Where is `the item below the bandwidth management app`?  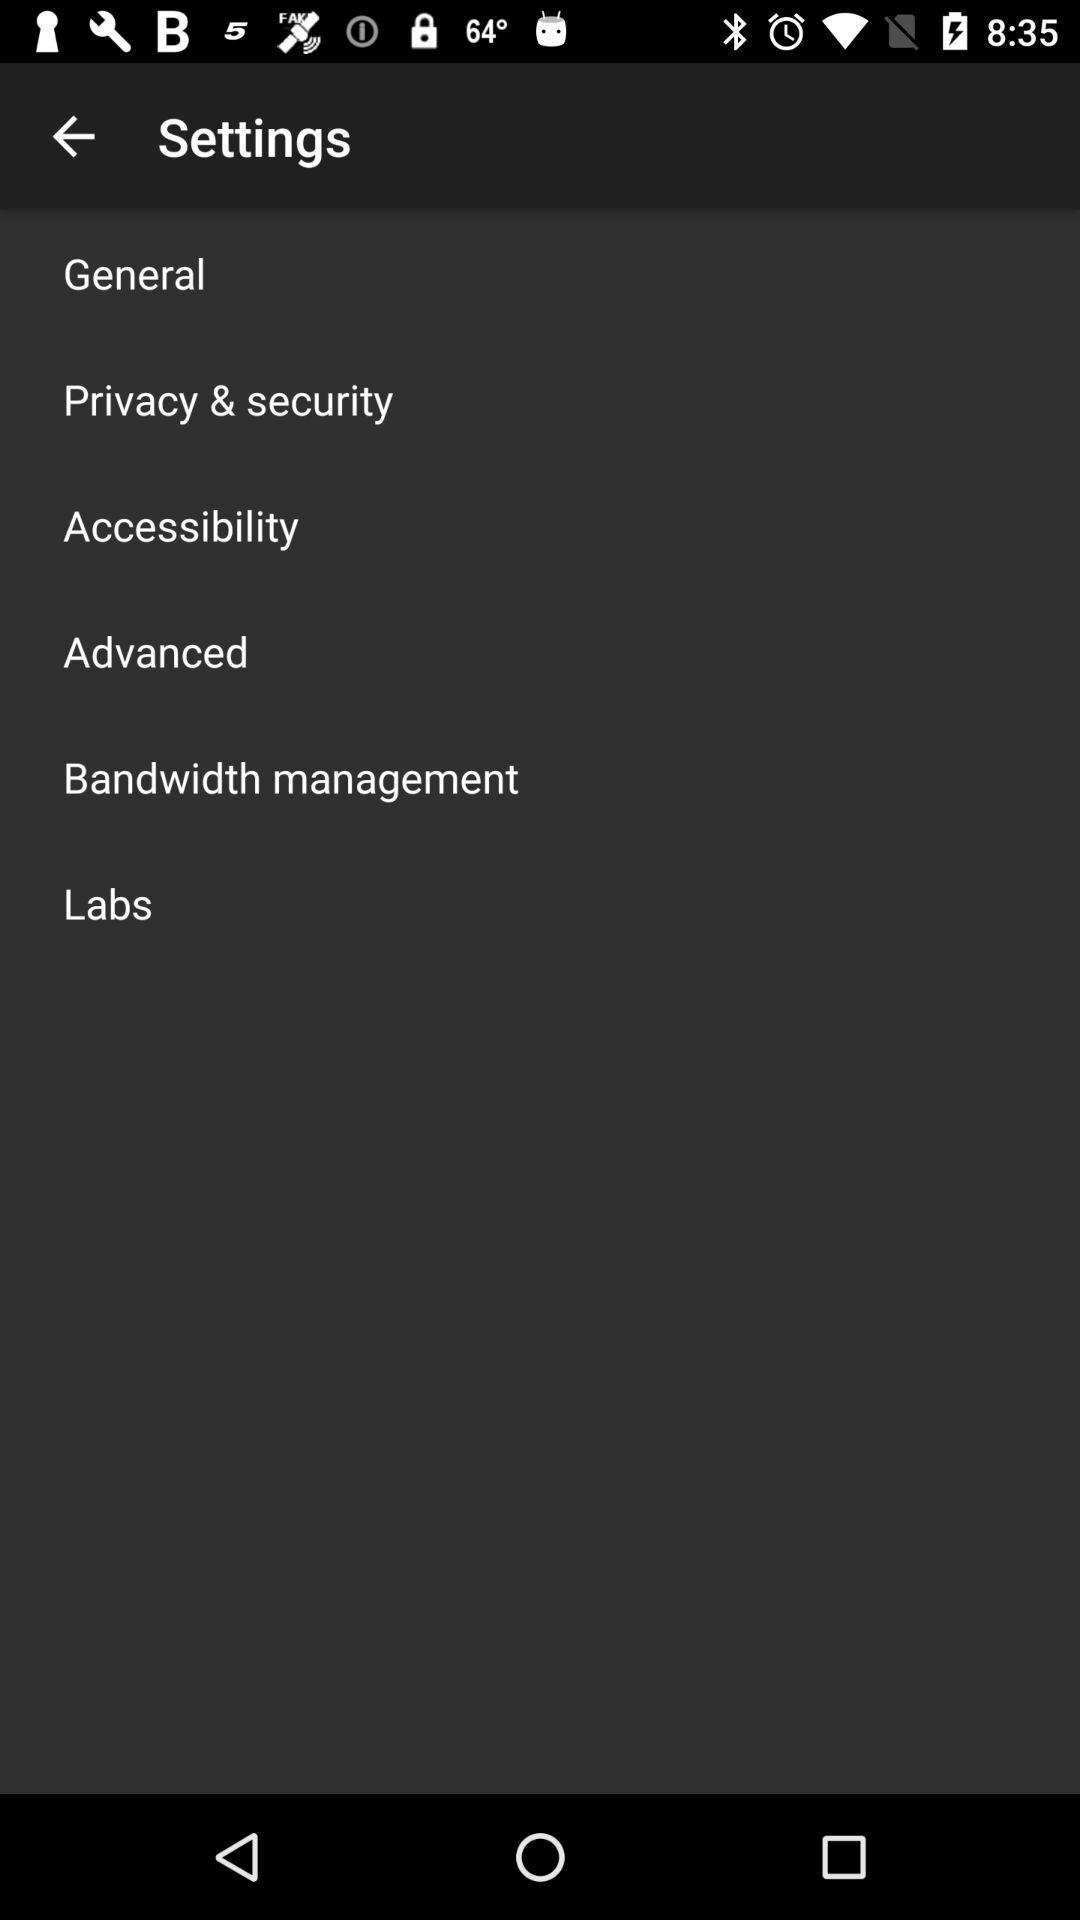
the item below the bandwidth management app is located at coordinates (108, 901).